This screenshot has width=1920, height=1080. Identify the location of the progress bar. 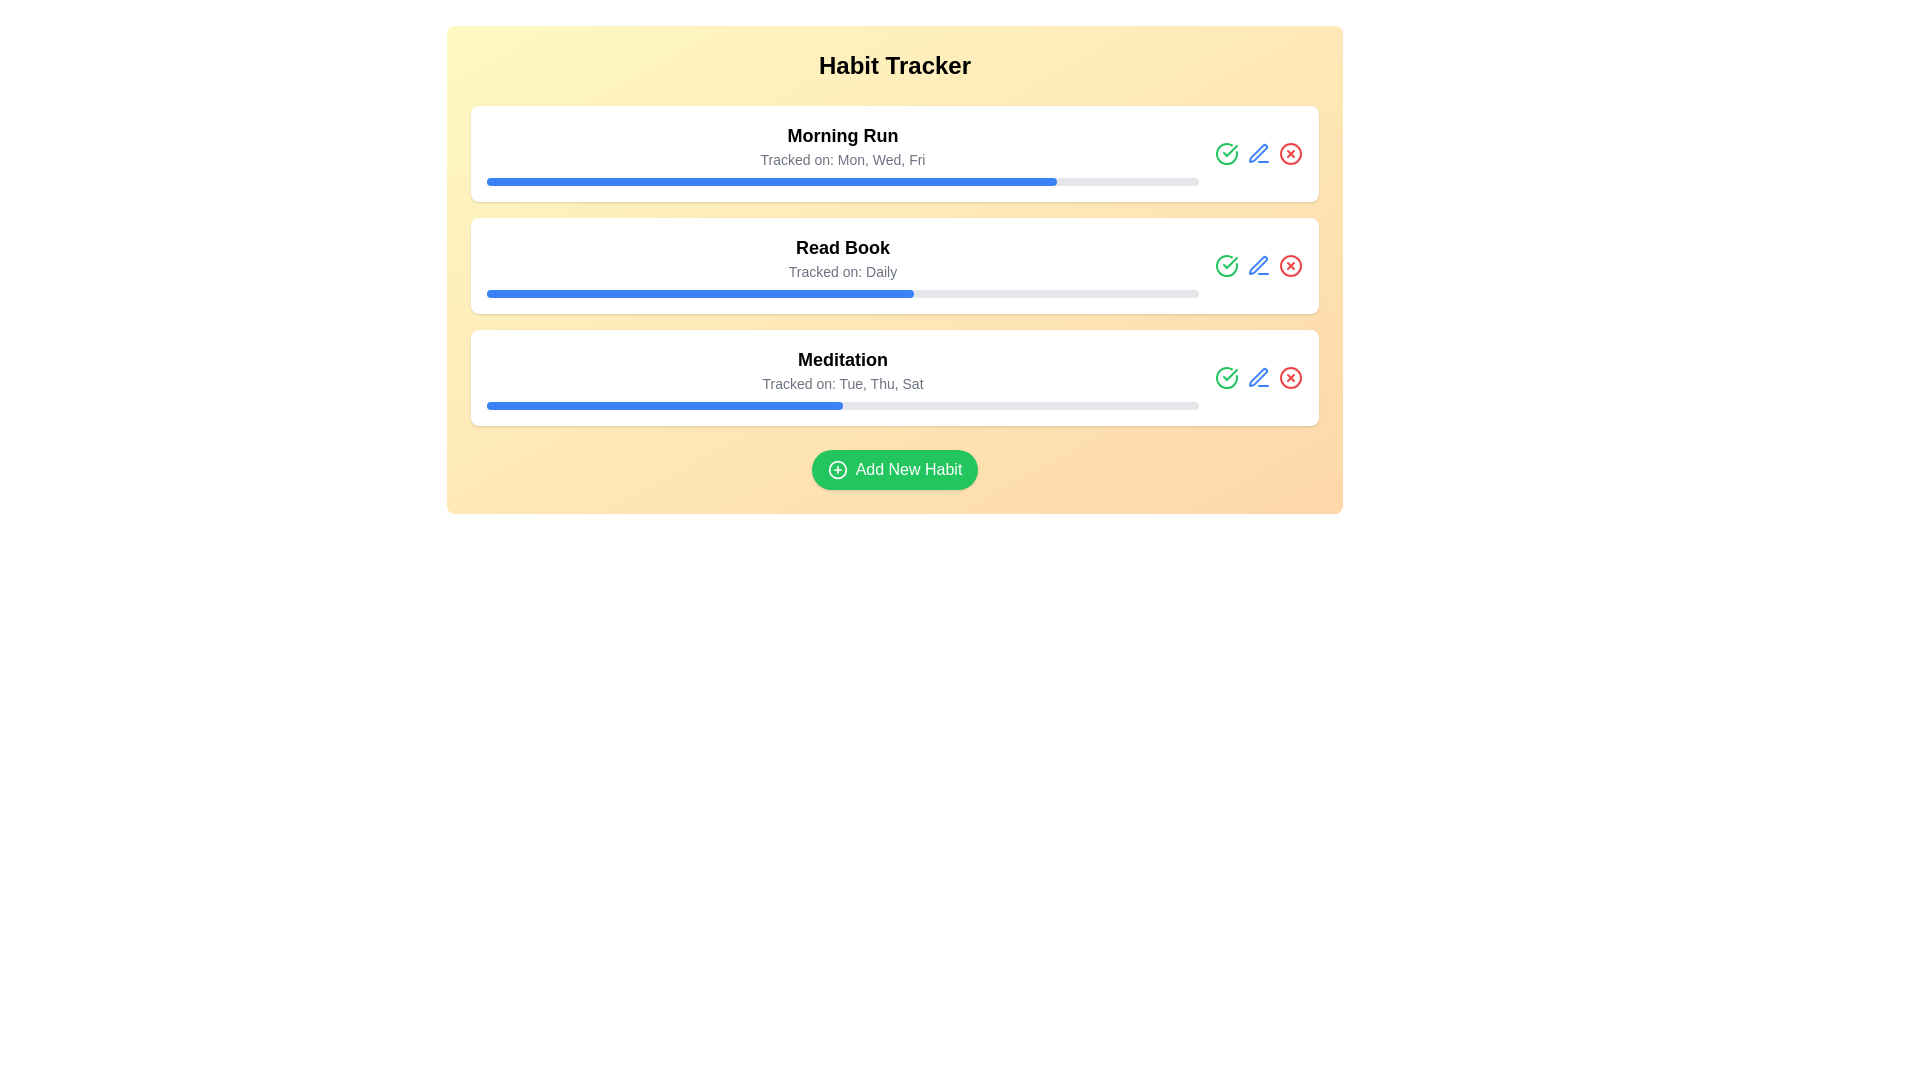
(491, 293).